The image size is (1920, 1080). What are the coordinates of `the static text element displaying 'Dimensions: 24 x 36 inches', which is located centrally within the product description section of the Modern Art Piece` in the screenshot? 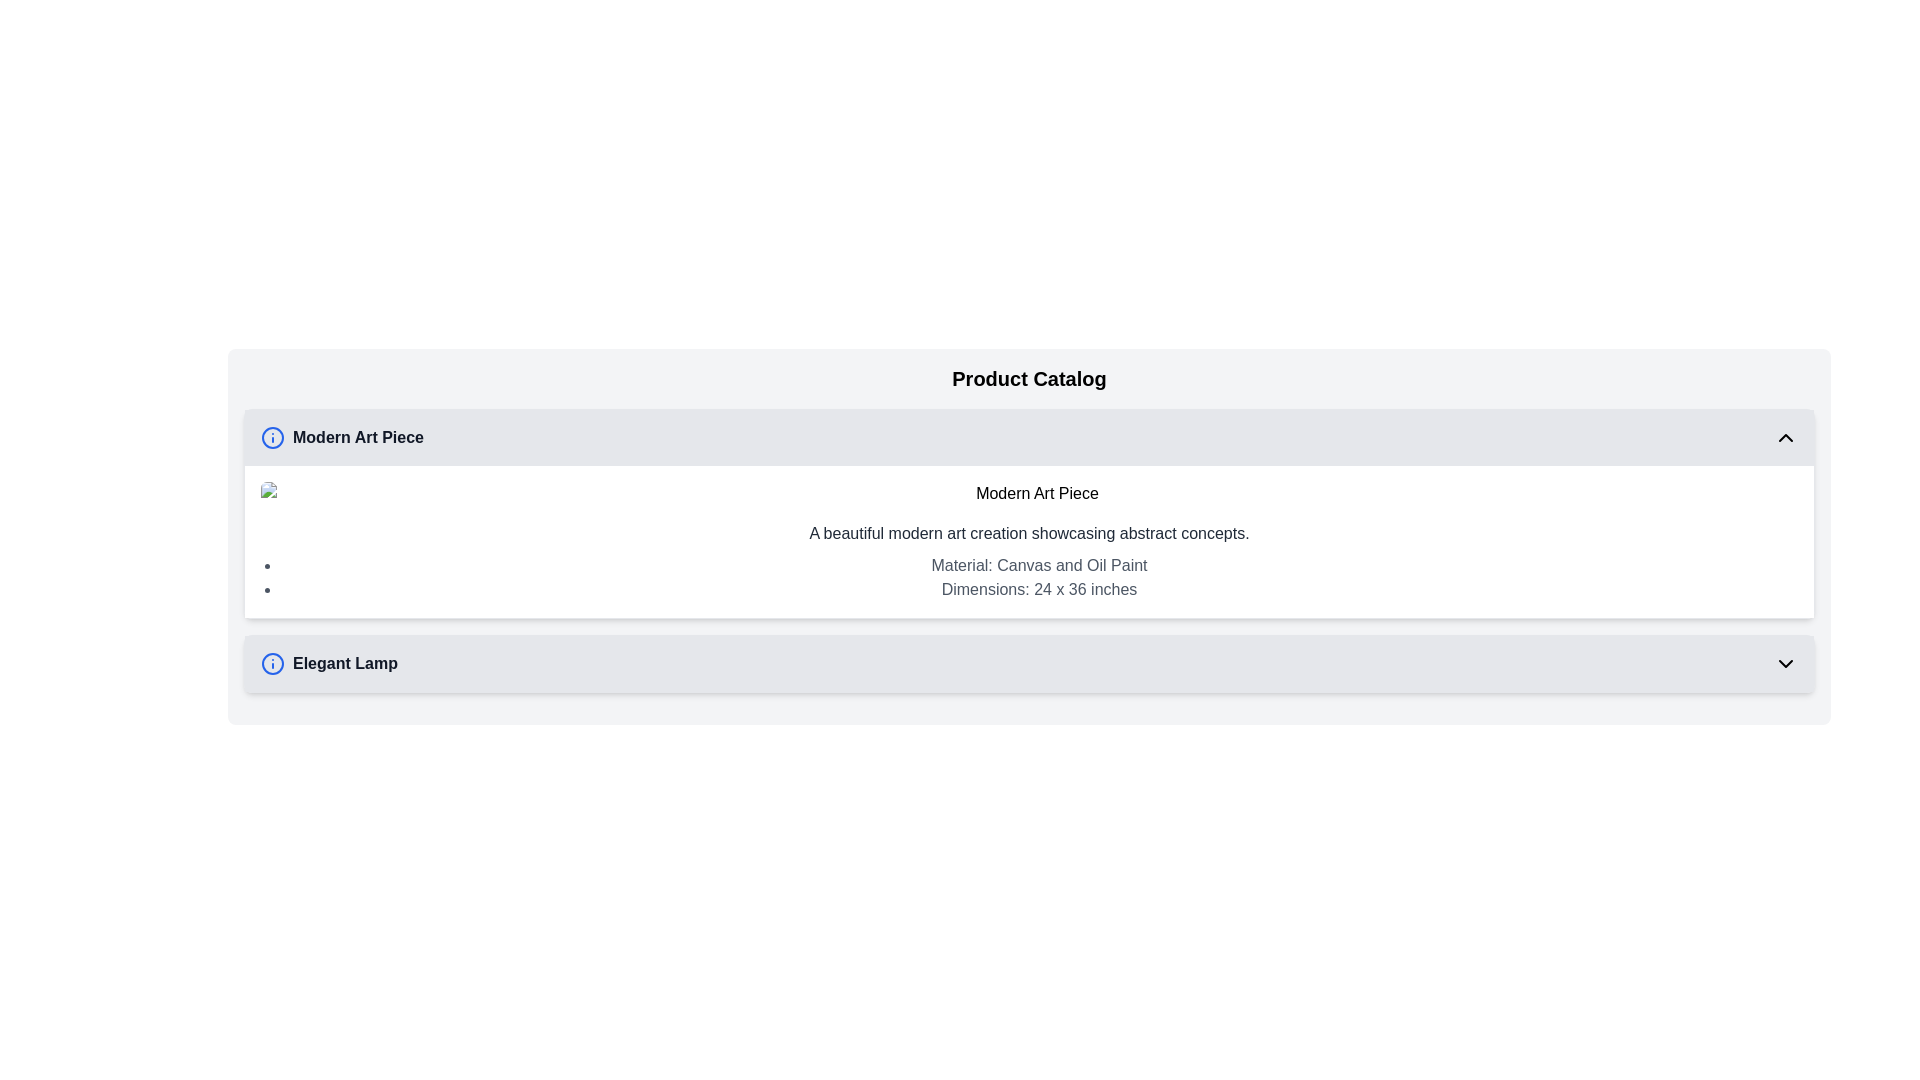 It's located at (1039, 589).